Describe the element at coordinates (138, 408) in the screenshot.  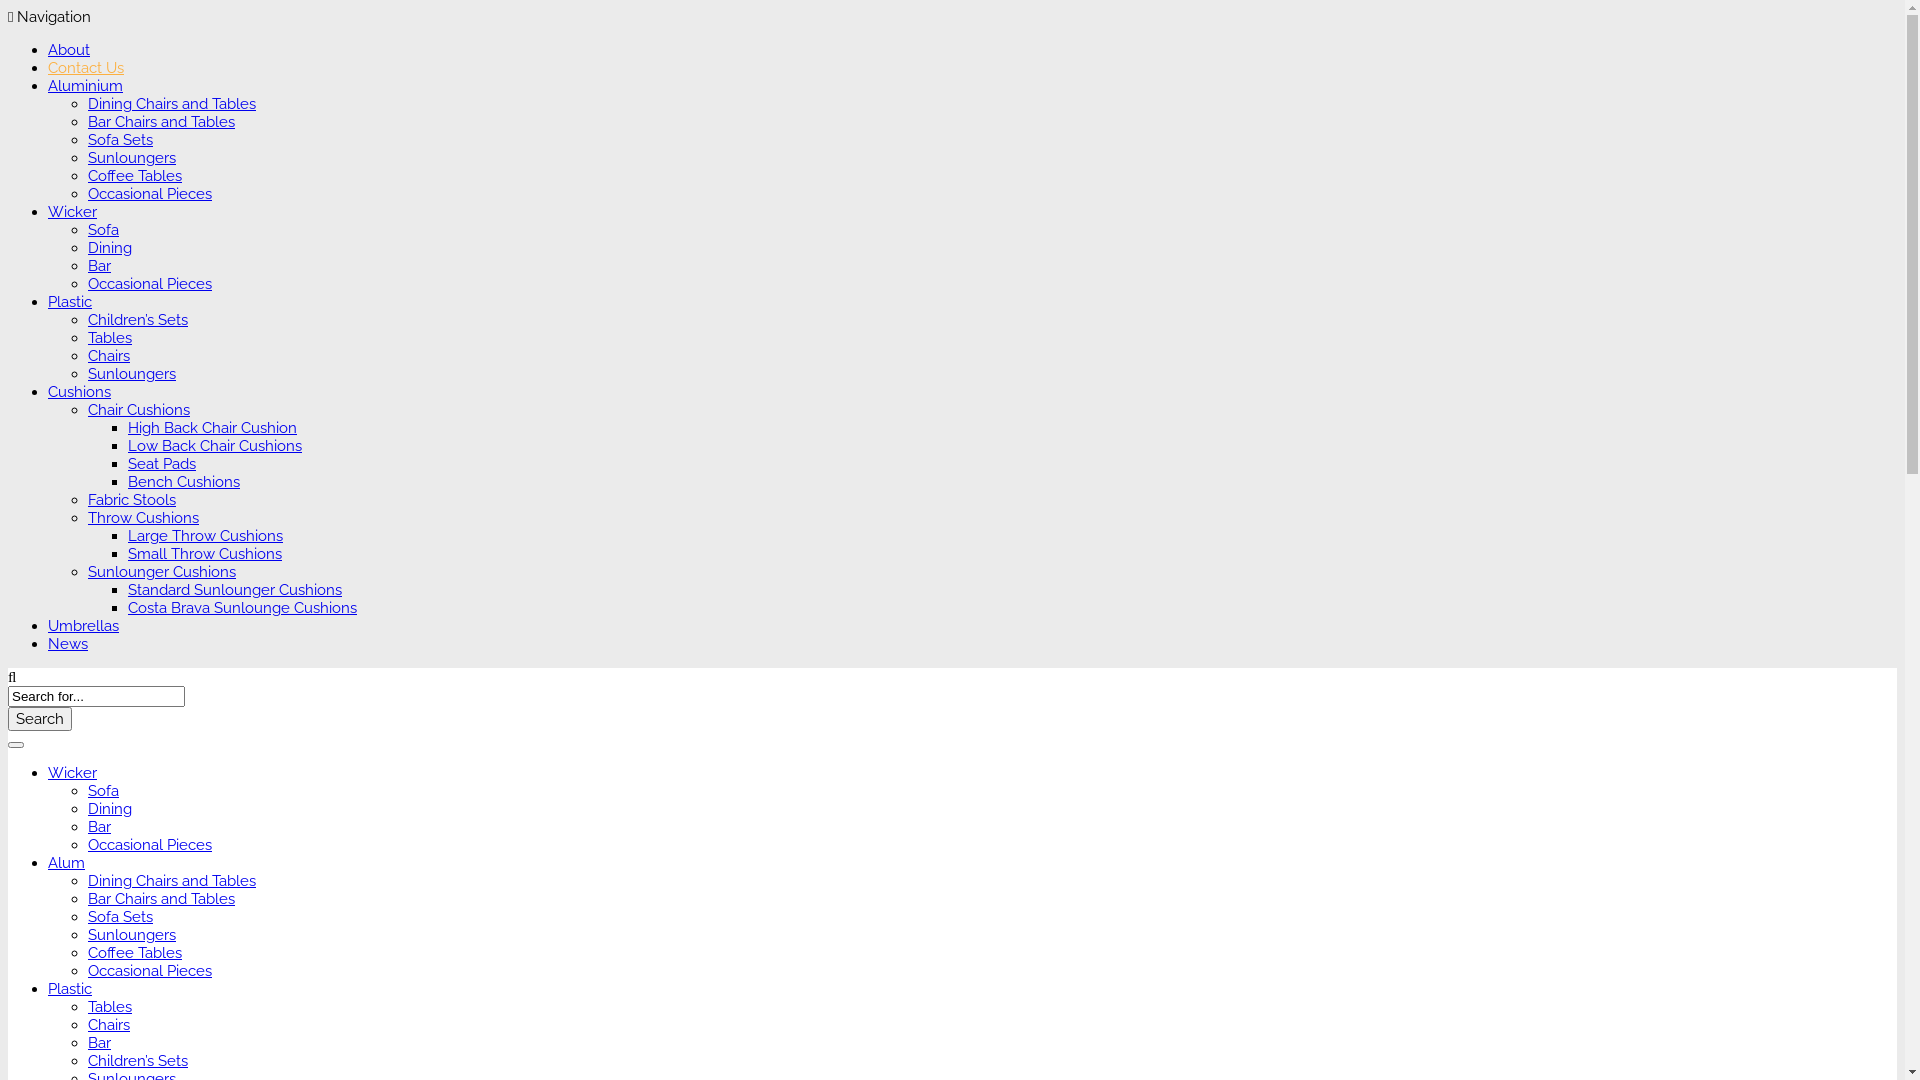
I see `'Chair Cushions'` at that location.